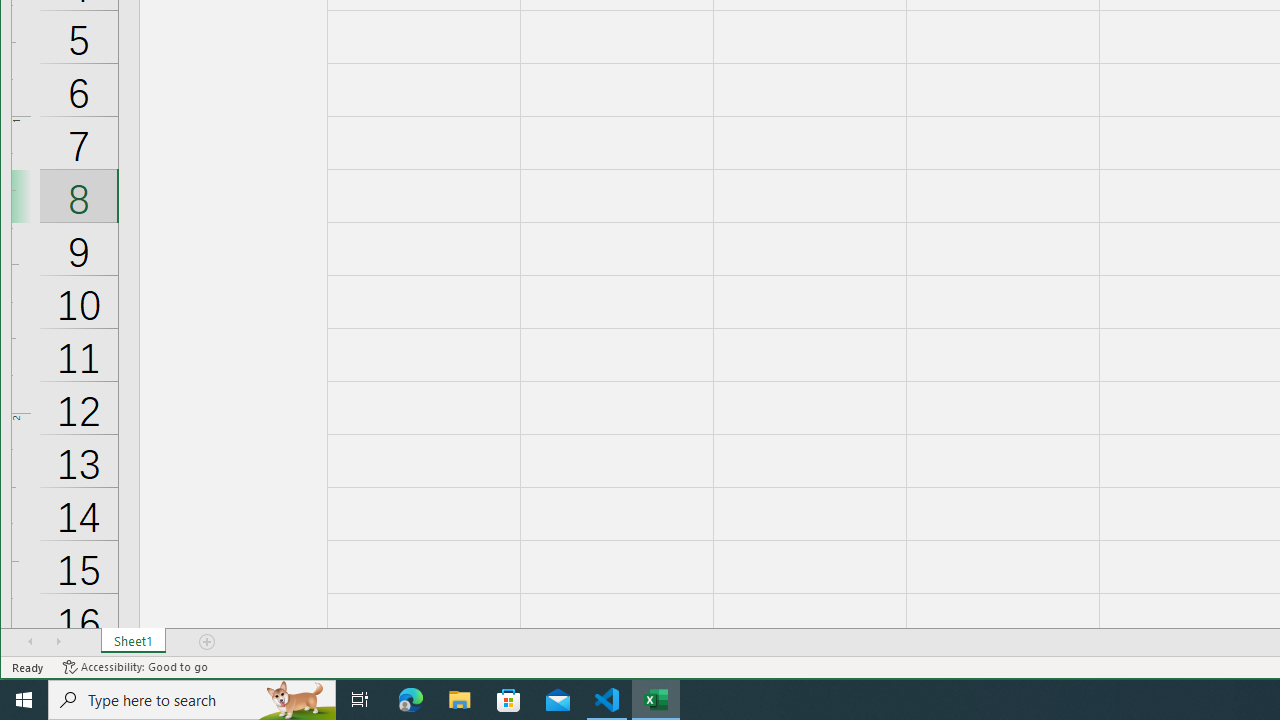 The height and width of the screenshot is (720, 1280). Describe the element at coordinates (606, 698) in the screenshot. I see `'Visual Studio Code - 1 running window'` at that location.